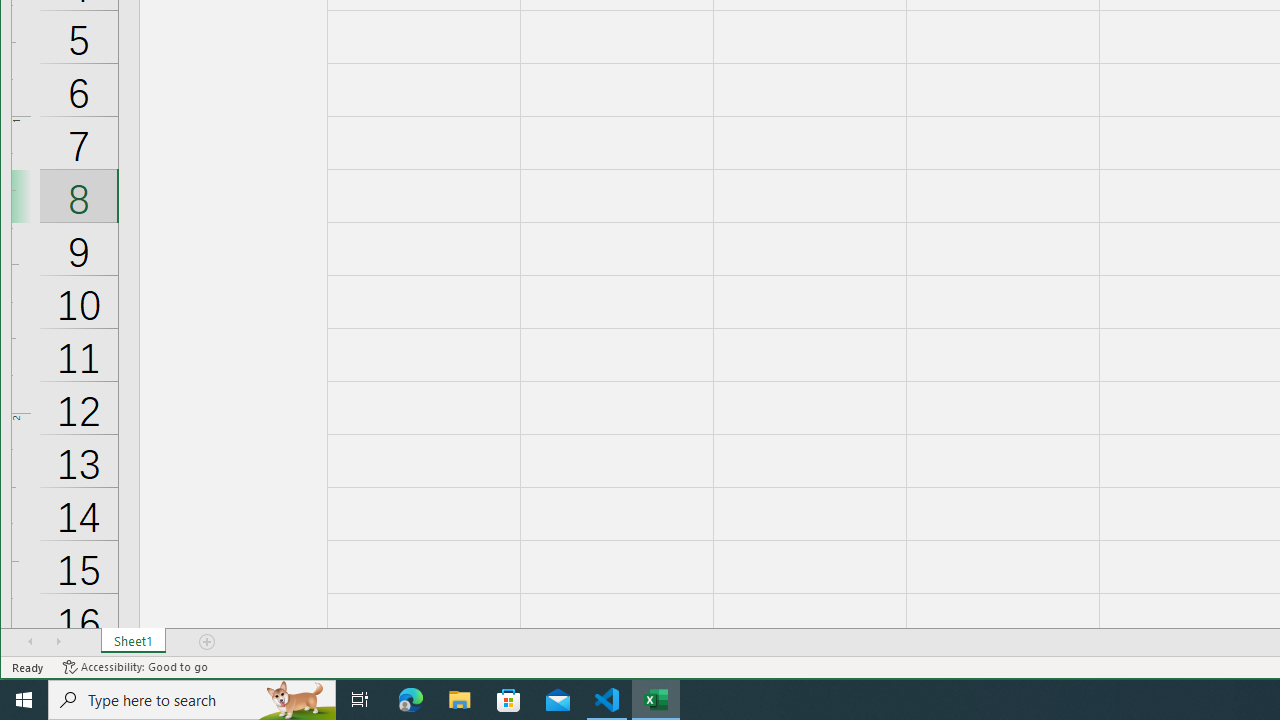 The height and width of the screenshot is (720, 1280). Describe the element at coordinates (606, 698) in the screenshot. I see `'Visual Studio Code - 1 running window'` at that location.